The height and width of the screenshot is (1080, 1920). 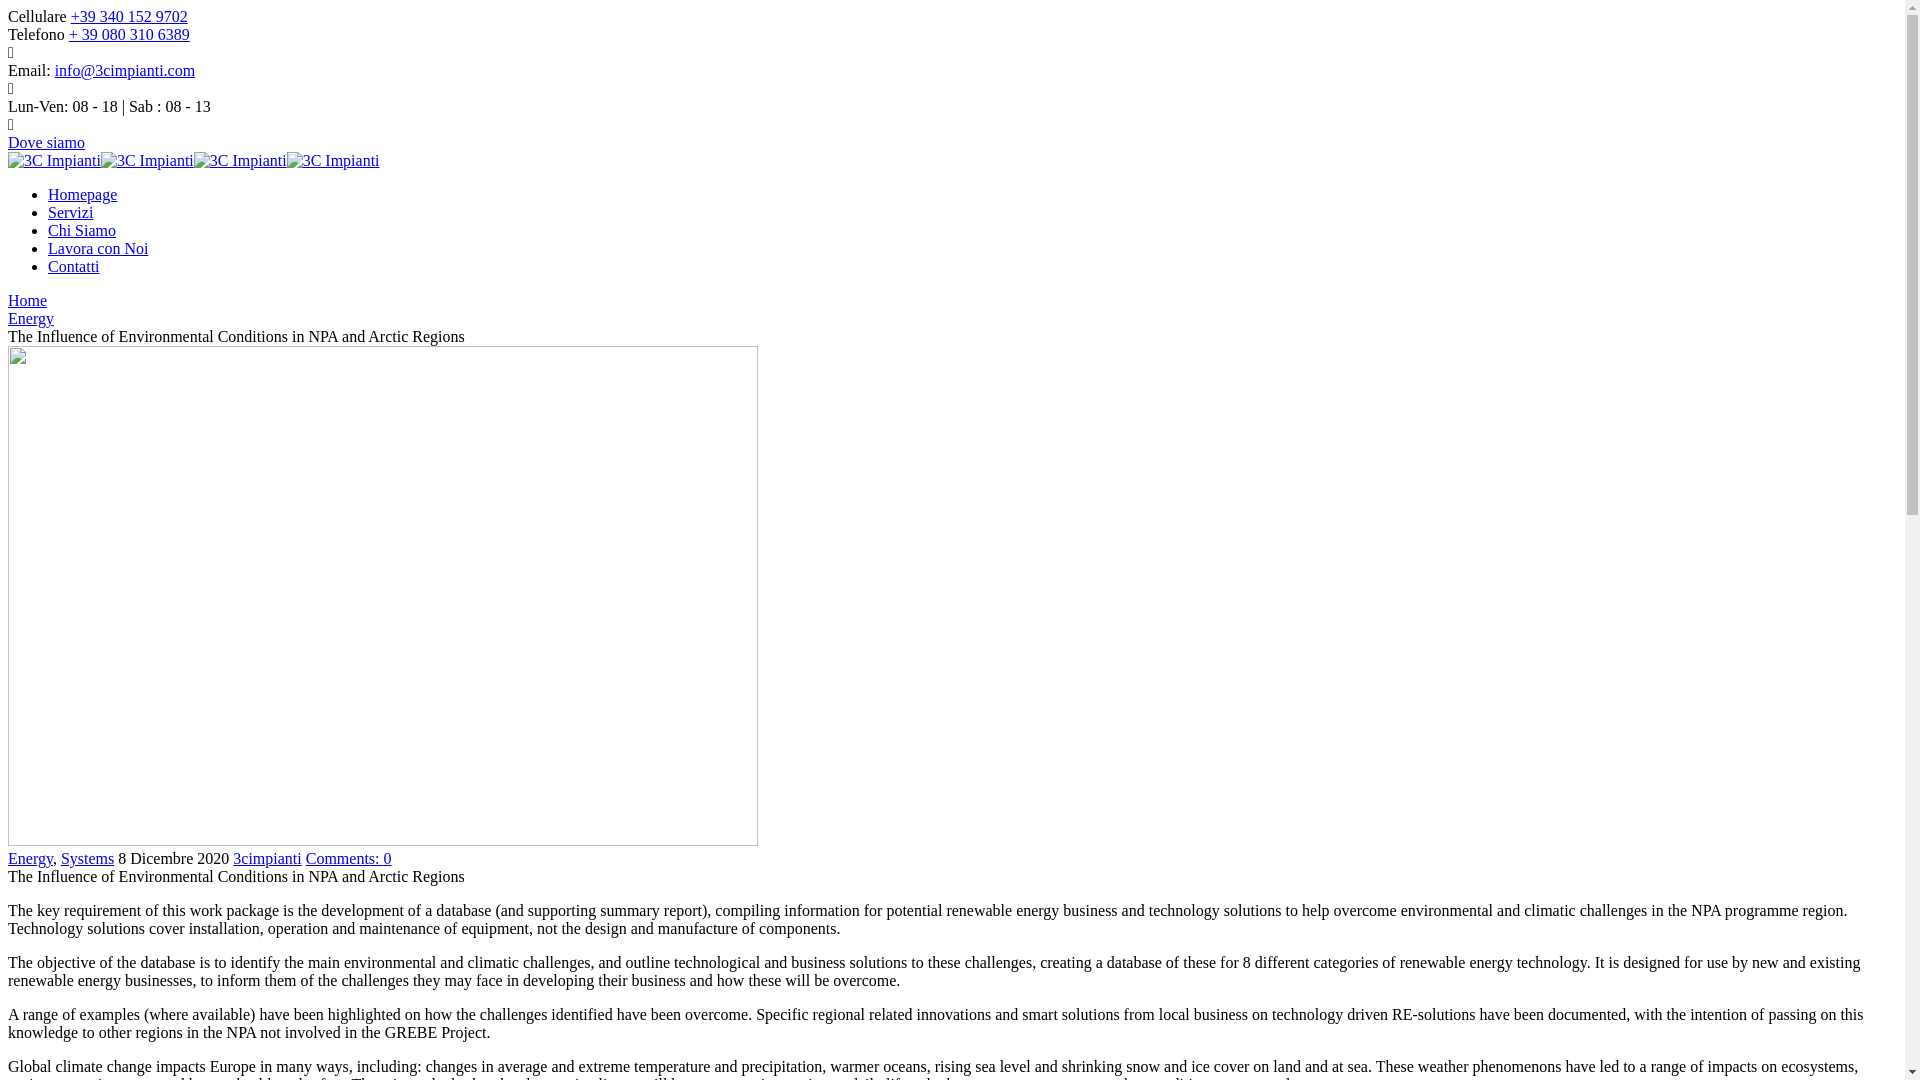 I want to click on 'Home', so click(x=27, y=300).